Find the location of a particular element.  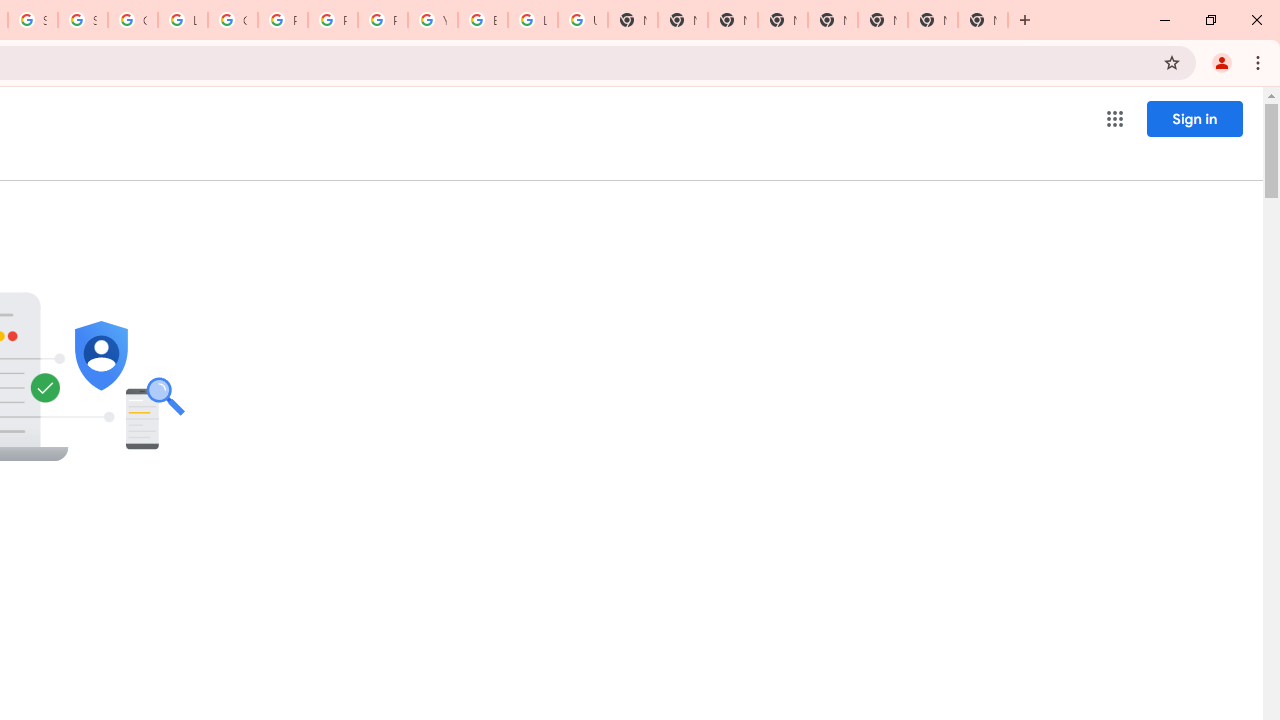

'Privacy Help Center - Policies Help' is located at coordinates (282, 20).